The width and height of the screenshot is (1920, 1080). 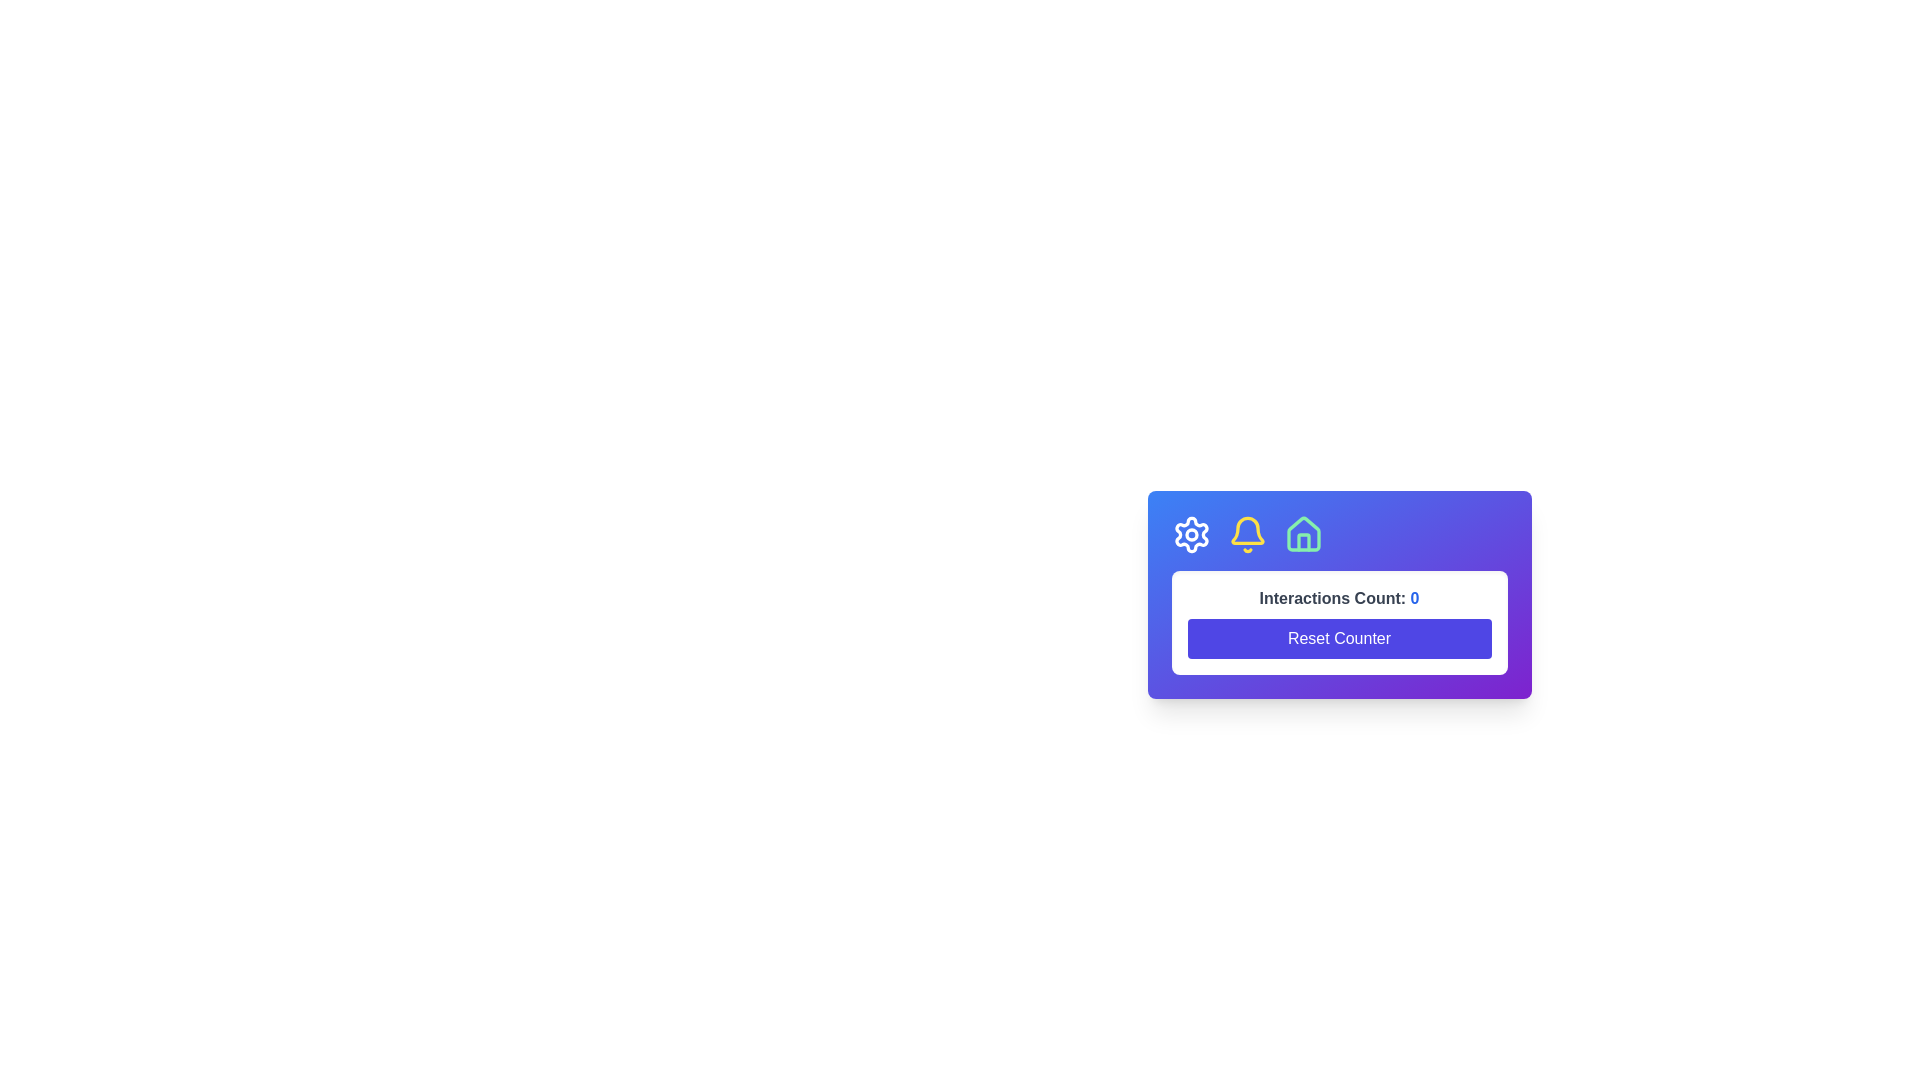 I want to click on the 'Reset Counter' button located within the composite UI component that displays the text 'Interactions Count: 0', so click(x=1339, y=622).